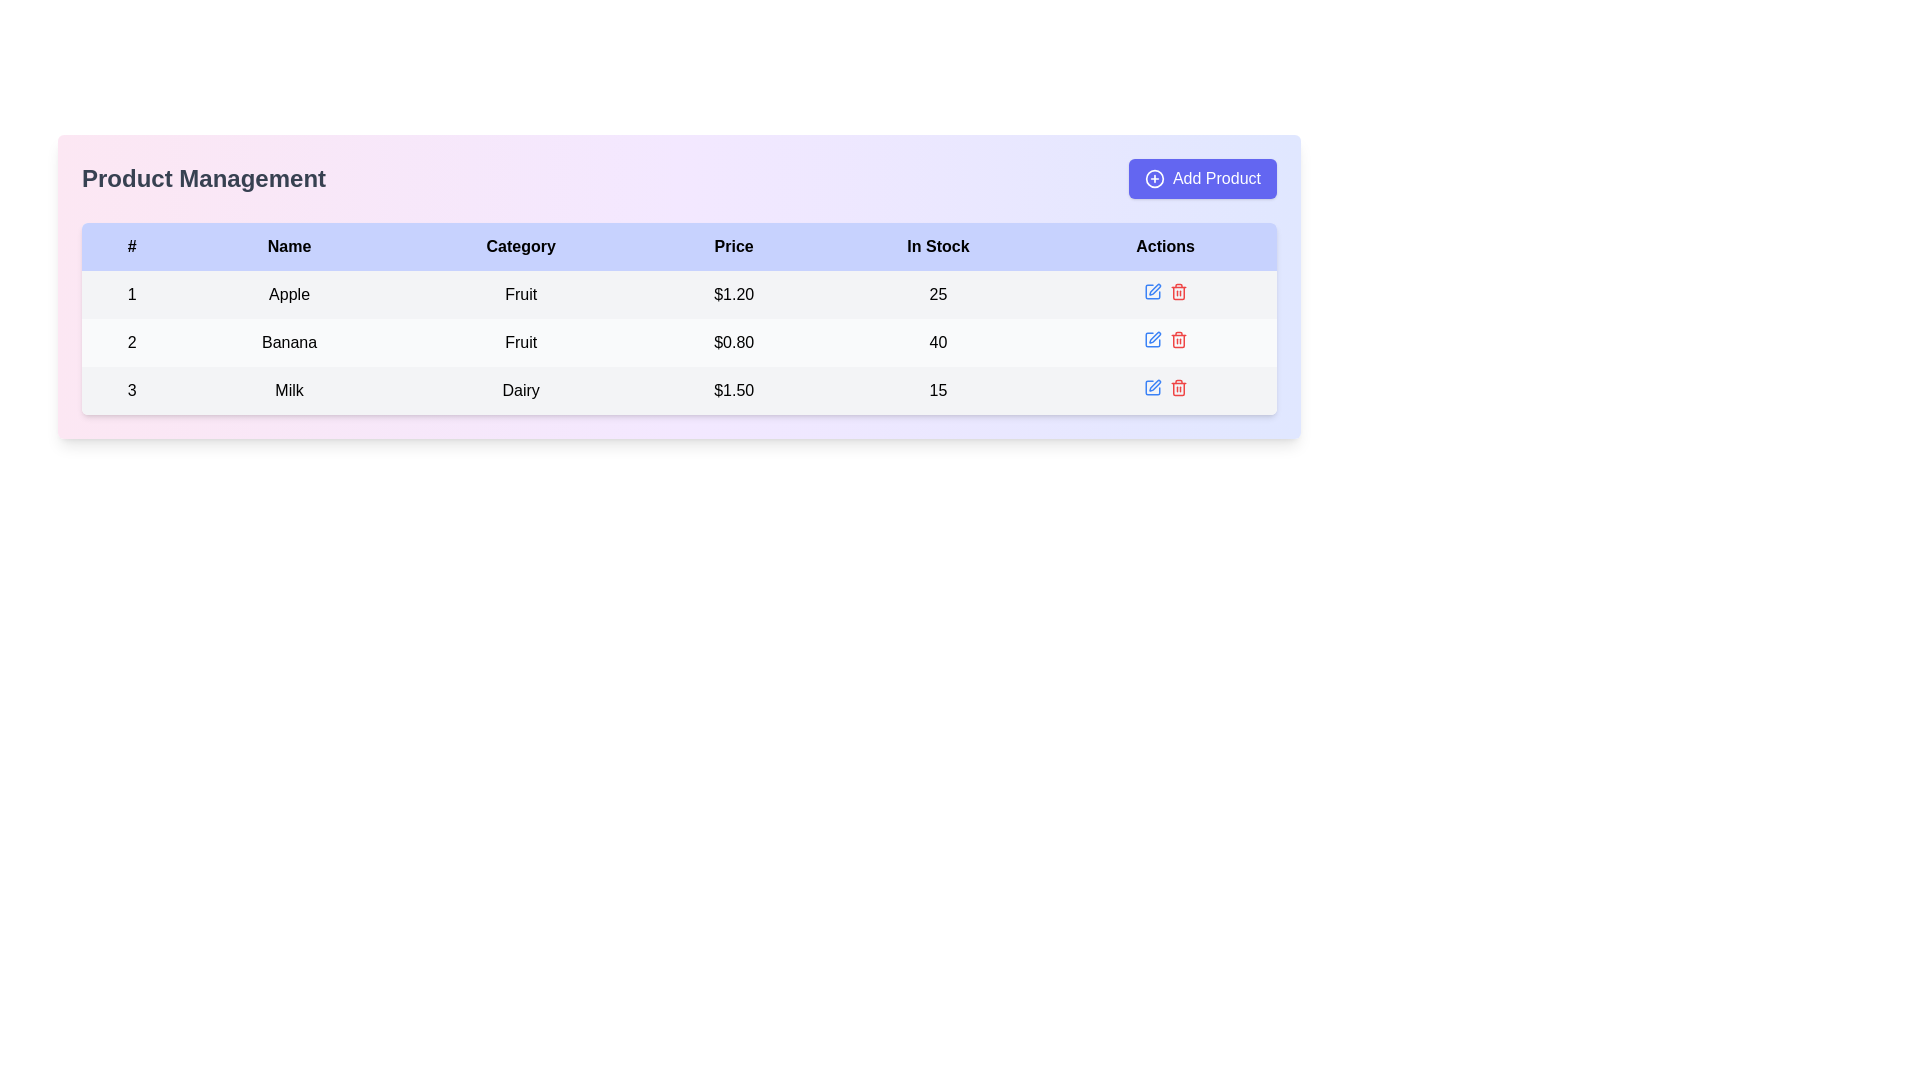 This screenshot has height=1080, width=1920. I want to click on the table header cell labeled 'Actions', which is styled with a bold font on a light blue background, located at the end of the table header row, so click(1165, 245).